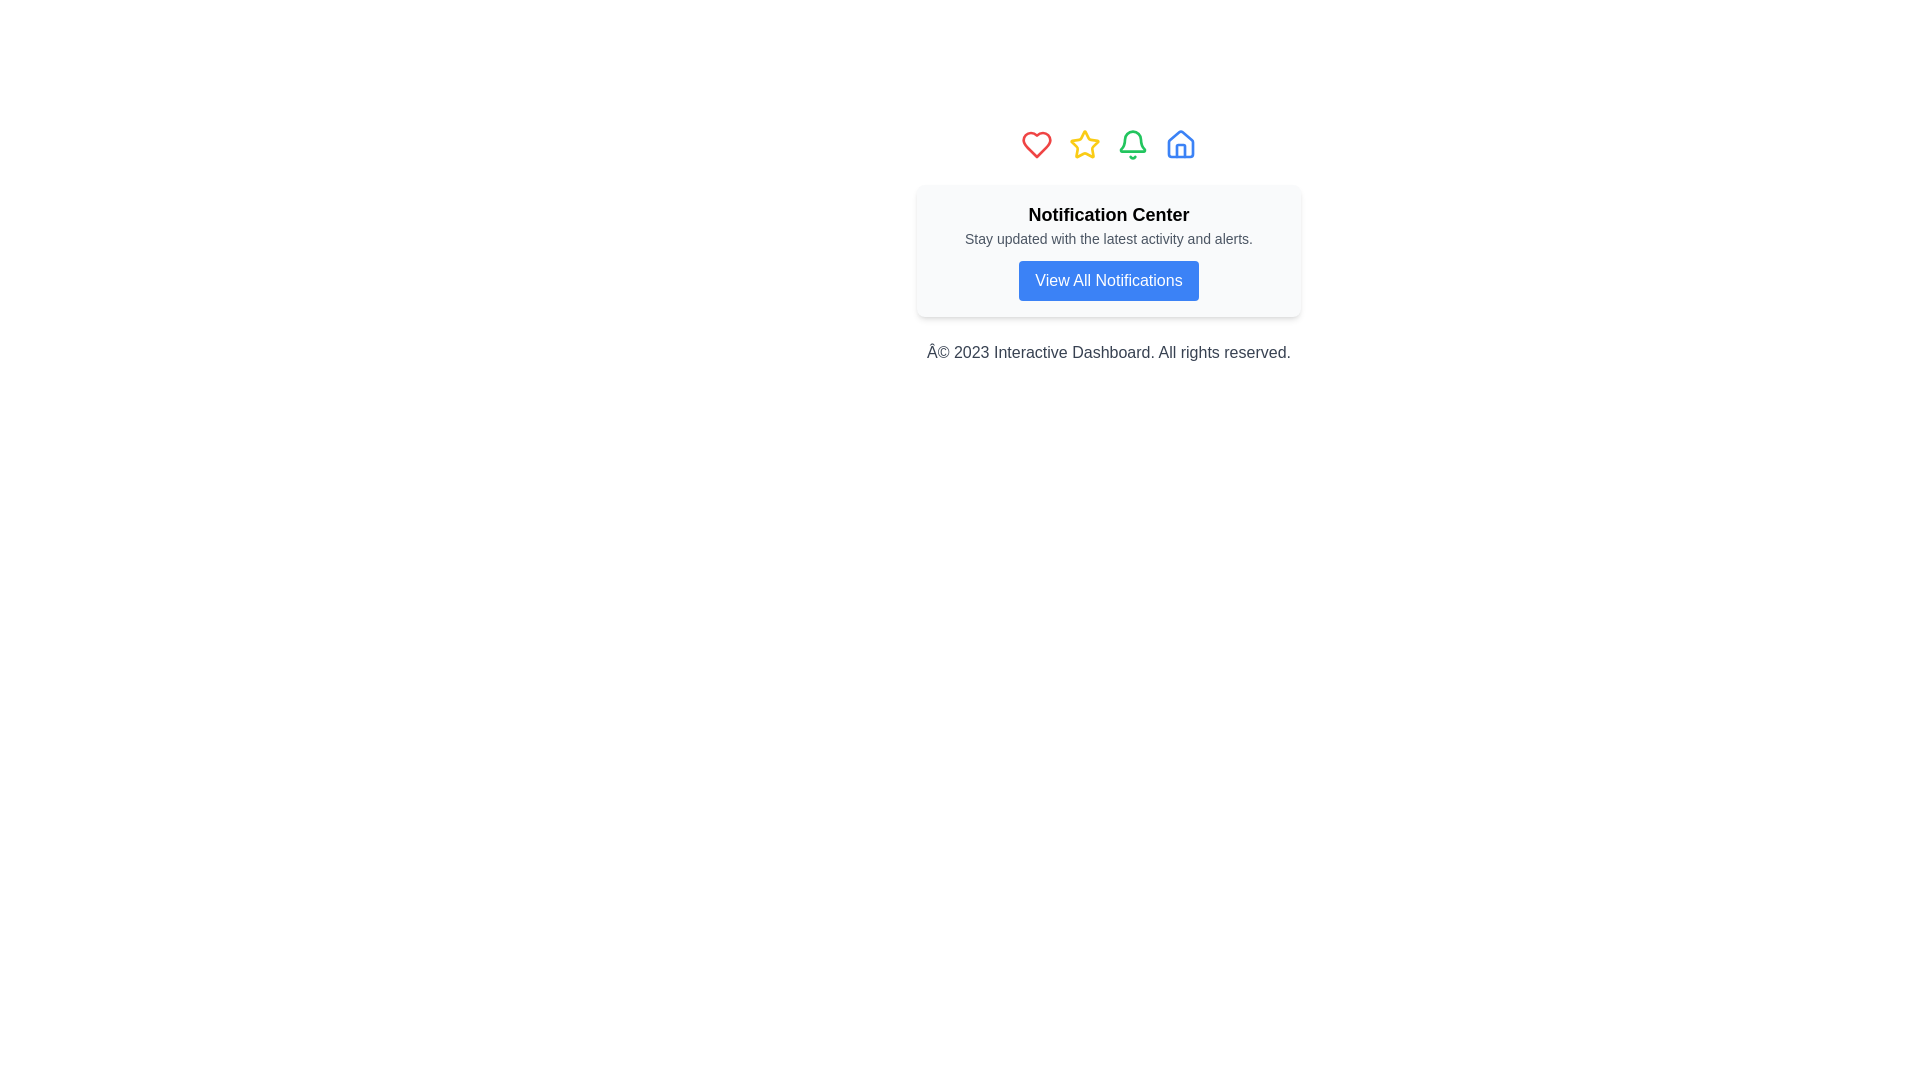 This screenshot has height=1080, width=1920. Describe the element at coordinates (1180, 144) in the screenshot. I see `the home SVG-based icon, which is located at the farthest right of a horizontal arrangement of icons, to trigger the color change` at that location.